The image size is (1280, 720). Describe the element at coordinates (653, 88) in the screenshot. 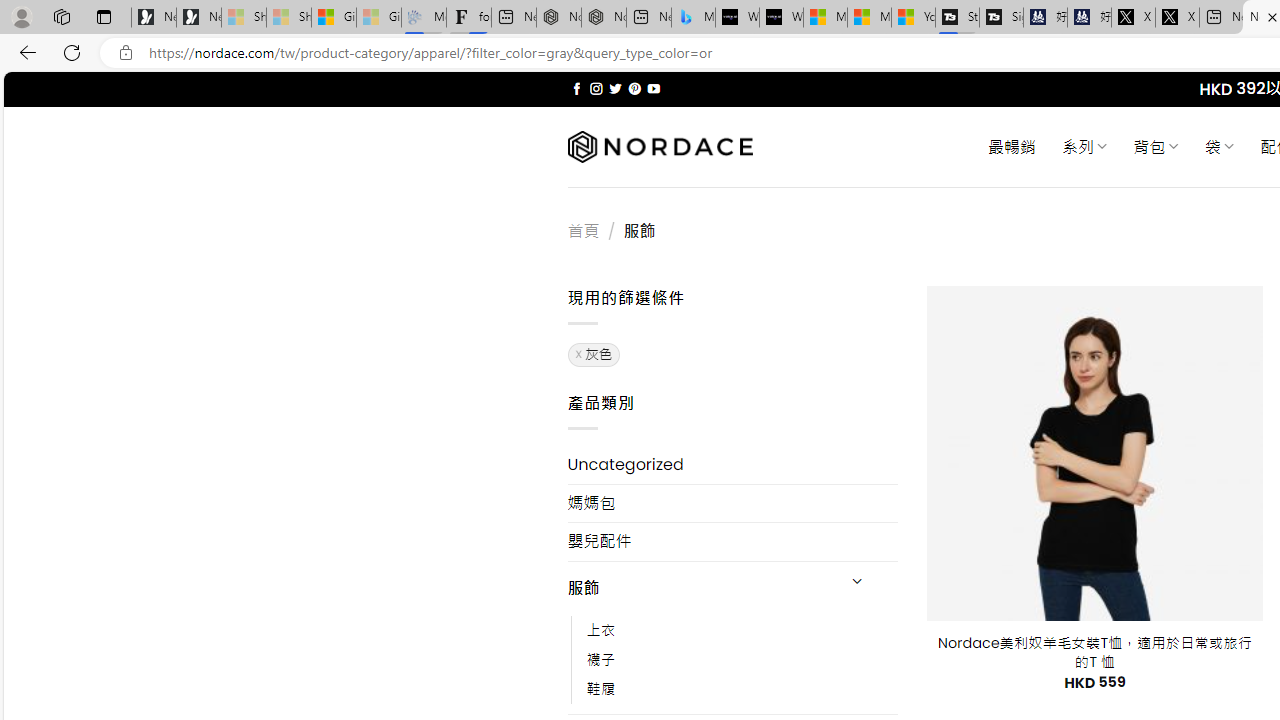

I see `'Follow on YouTube'` at that location.